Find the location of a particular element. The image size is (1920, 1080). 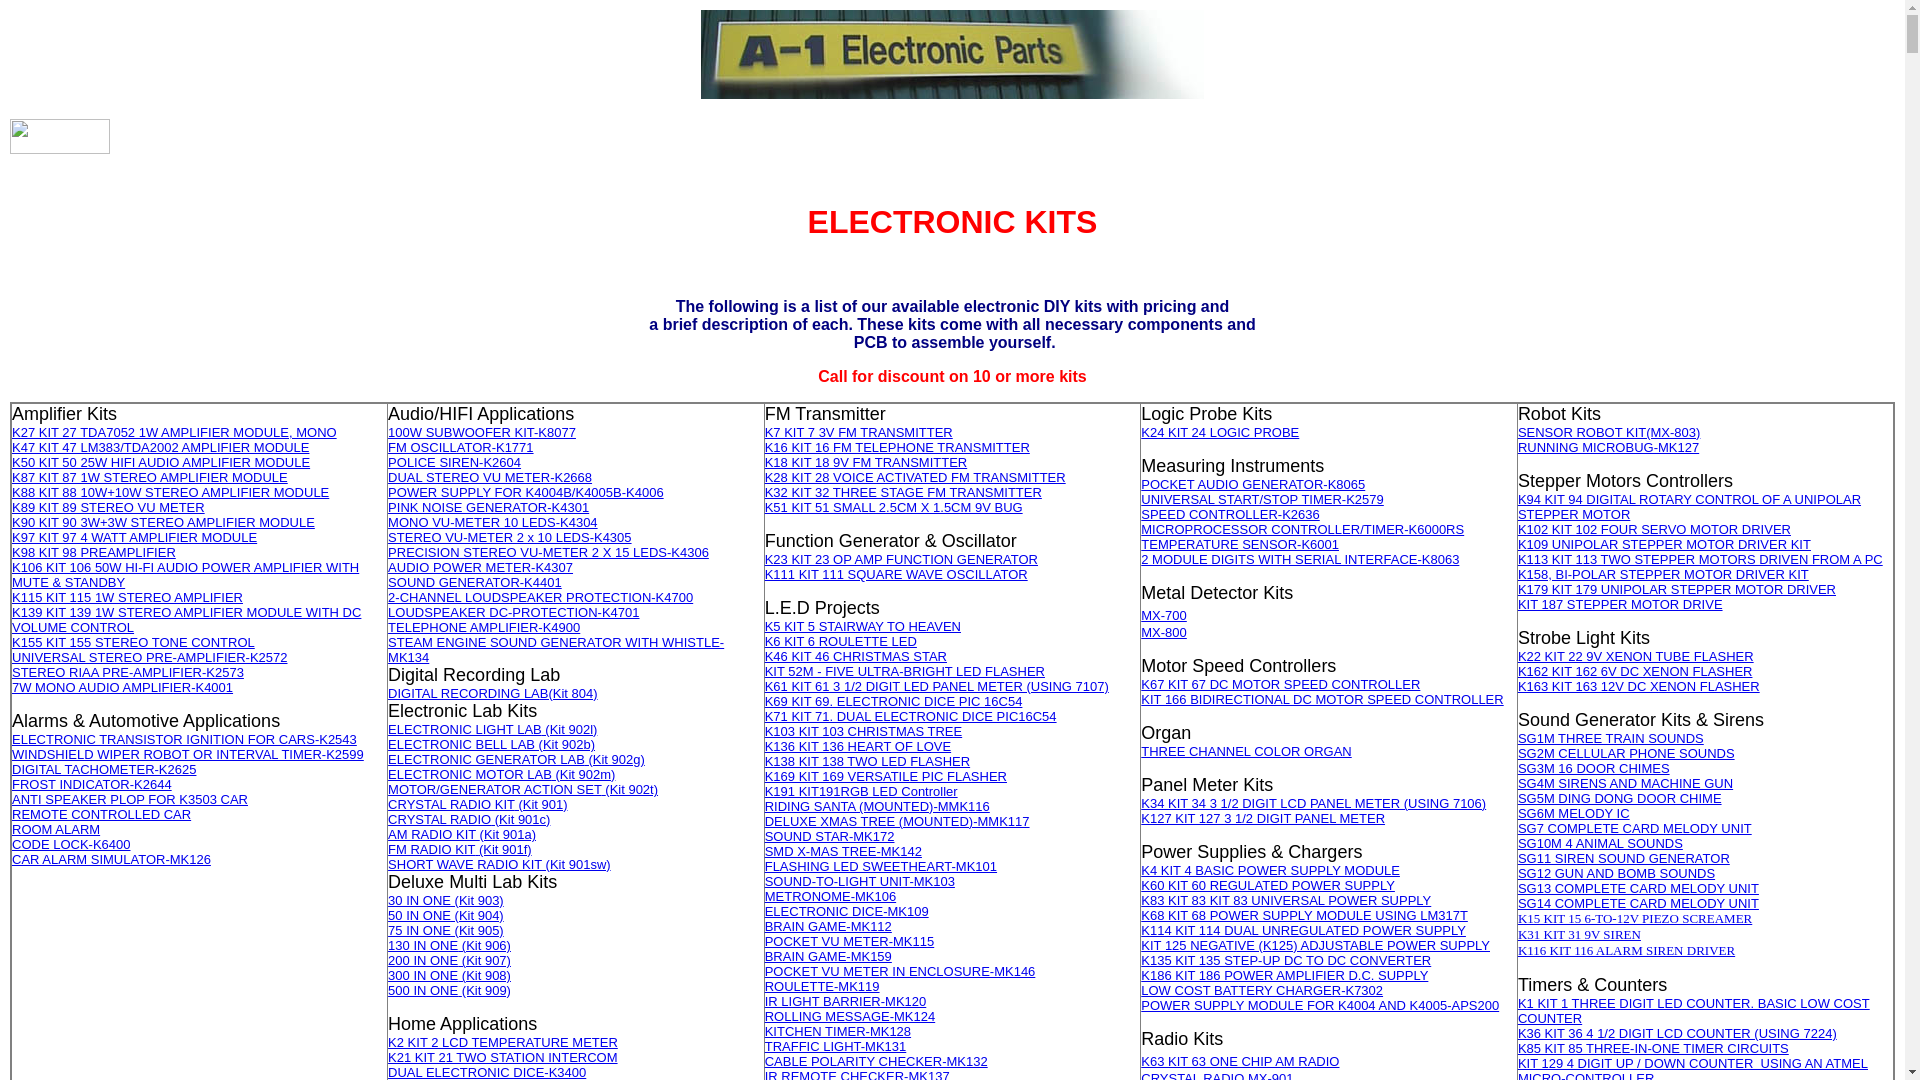

'UNIVERSAL STEREO PRE-AMPLIFIER-K2572' is located at coordinates (148, 657).